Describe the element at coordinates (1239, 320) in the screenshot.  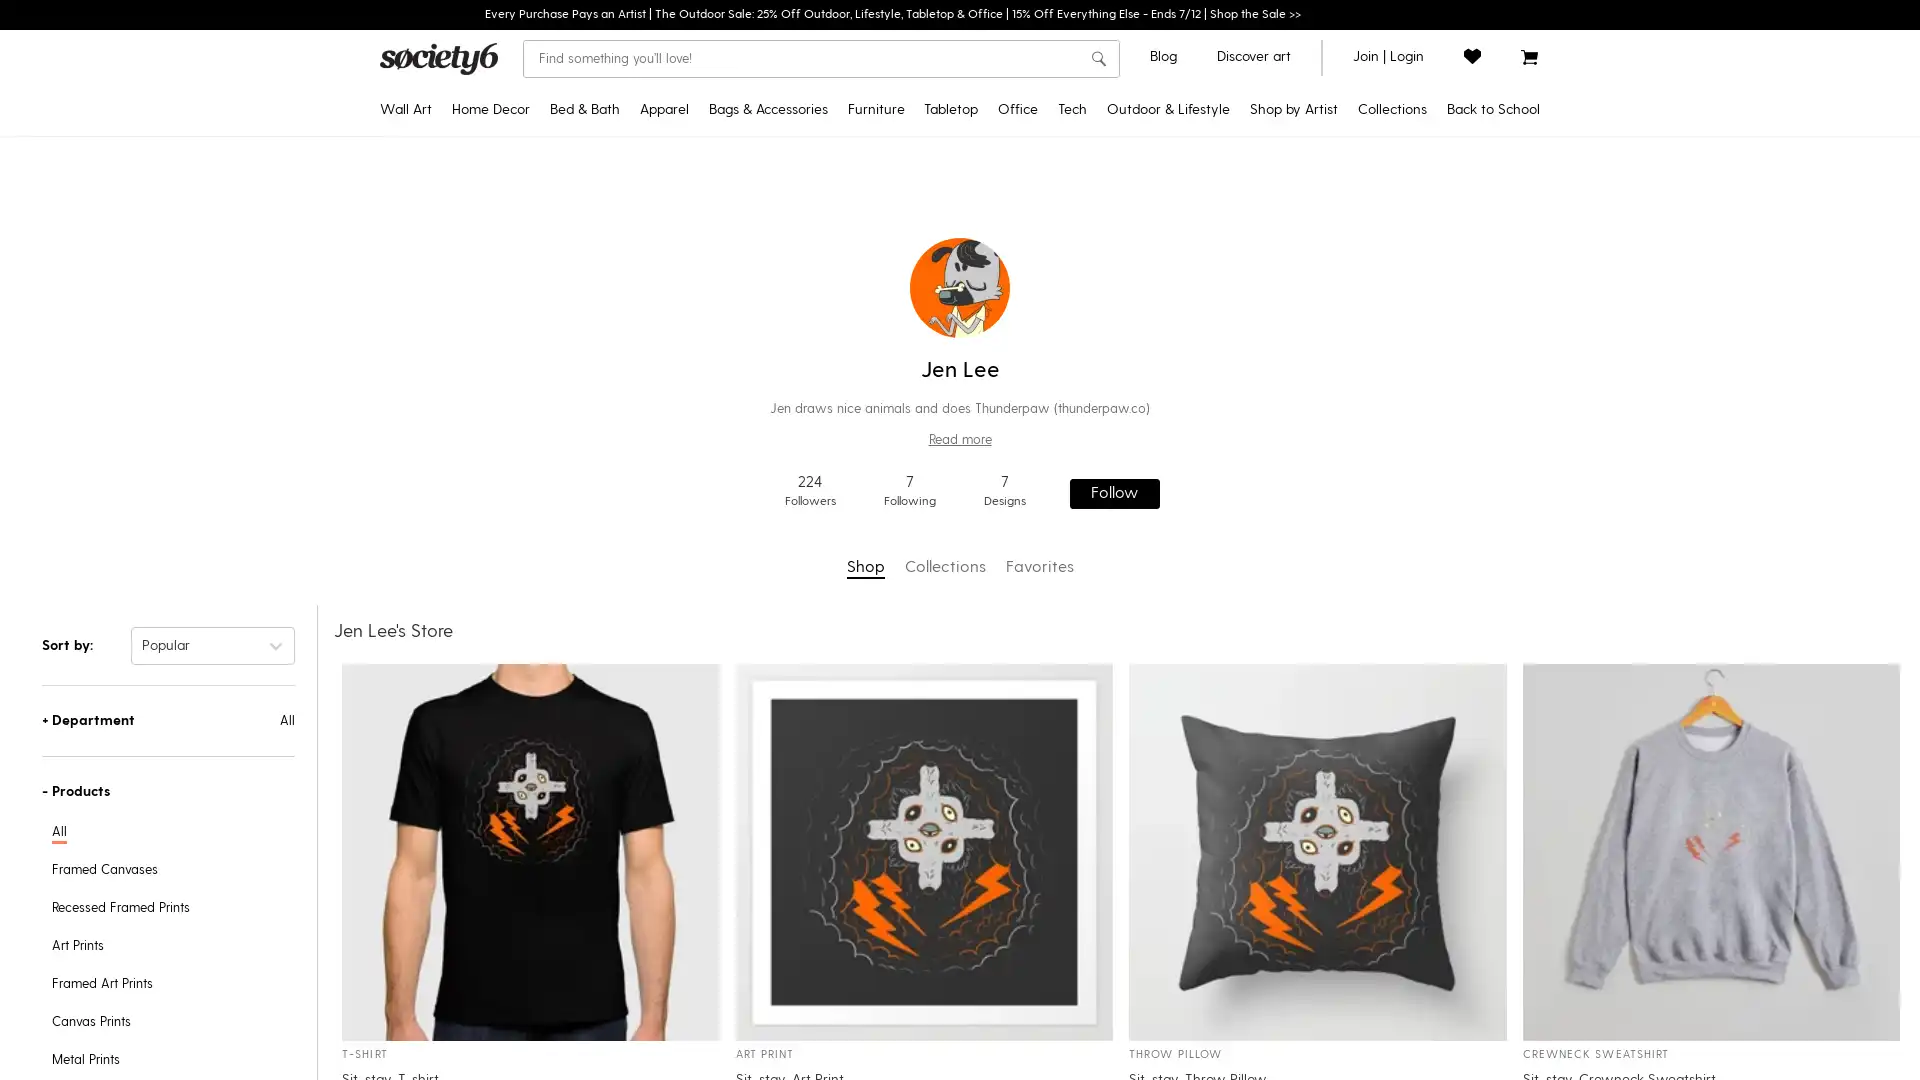
I see `Discover LGBTQIA+ Artists` at that location.